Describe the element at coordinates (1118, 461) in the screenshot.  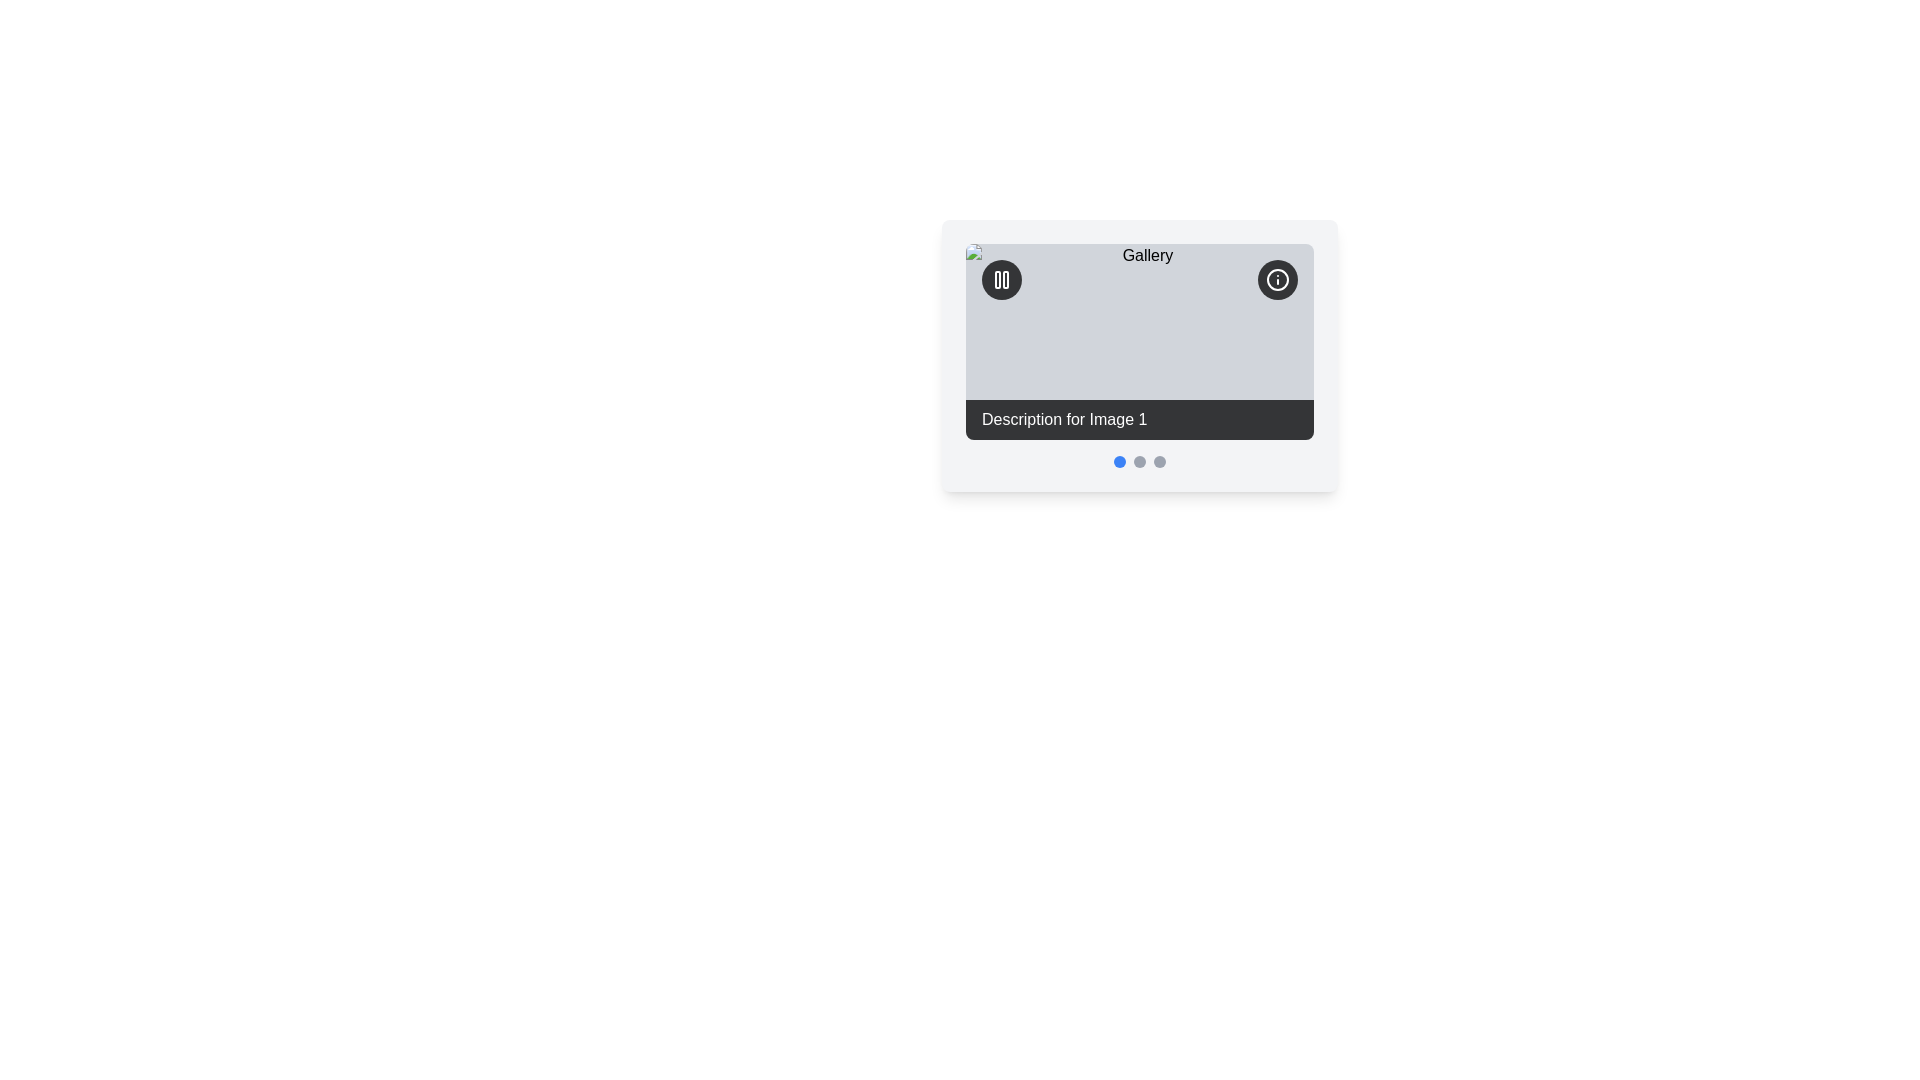
I see `the first circular indicator dot at the bottom-center of the interface` at that location.